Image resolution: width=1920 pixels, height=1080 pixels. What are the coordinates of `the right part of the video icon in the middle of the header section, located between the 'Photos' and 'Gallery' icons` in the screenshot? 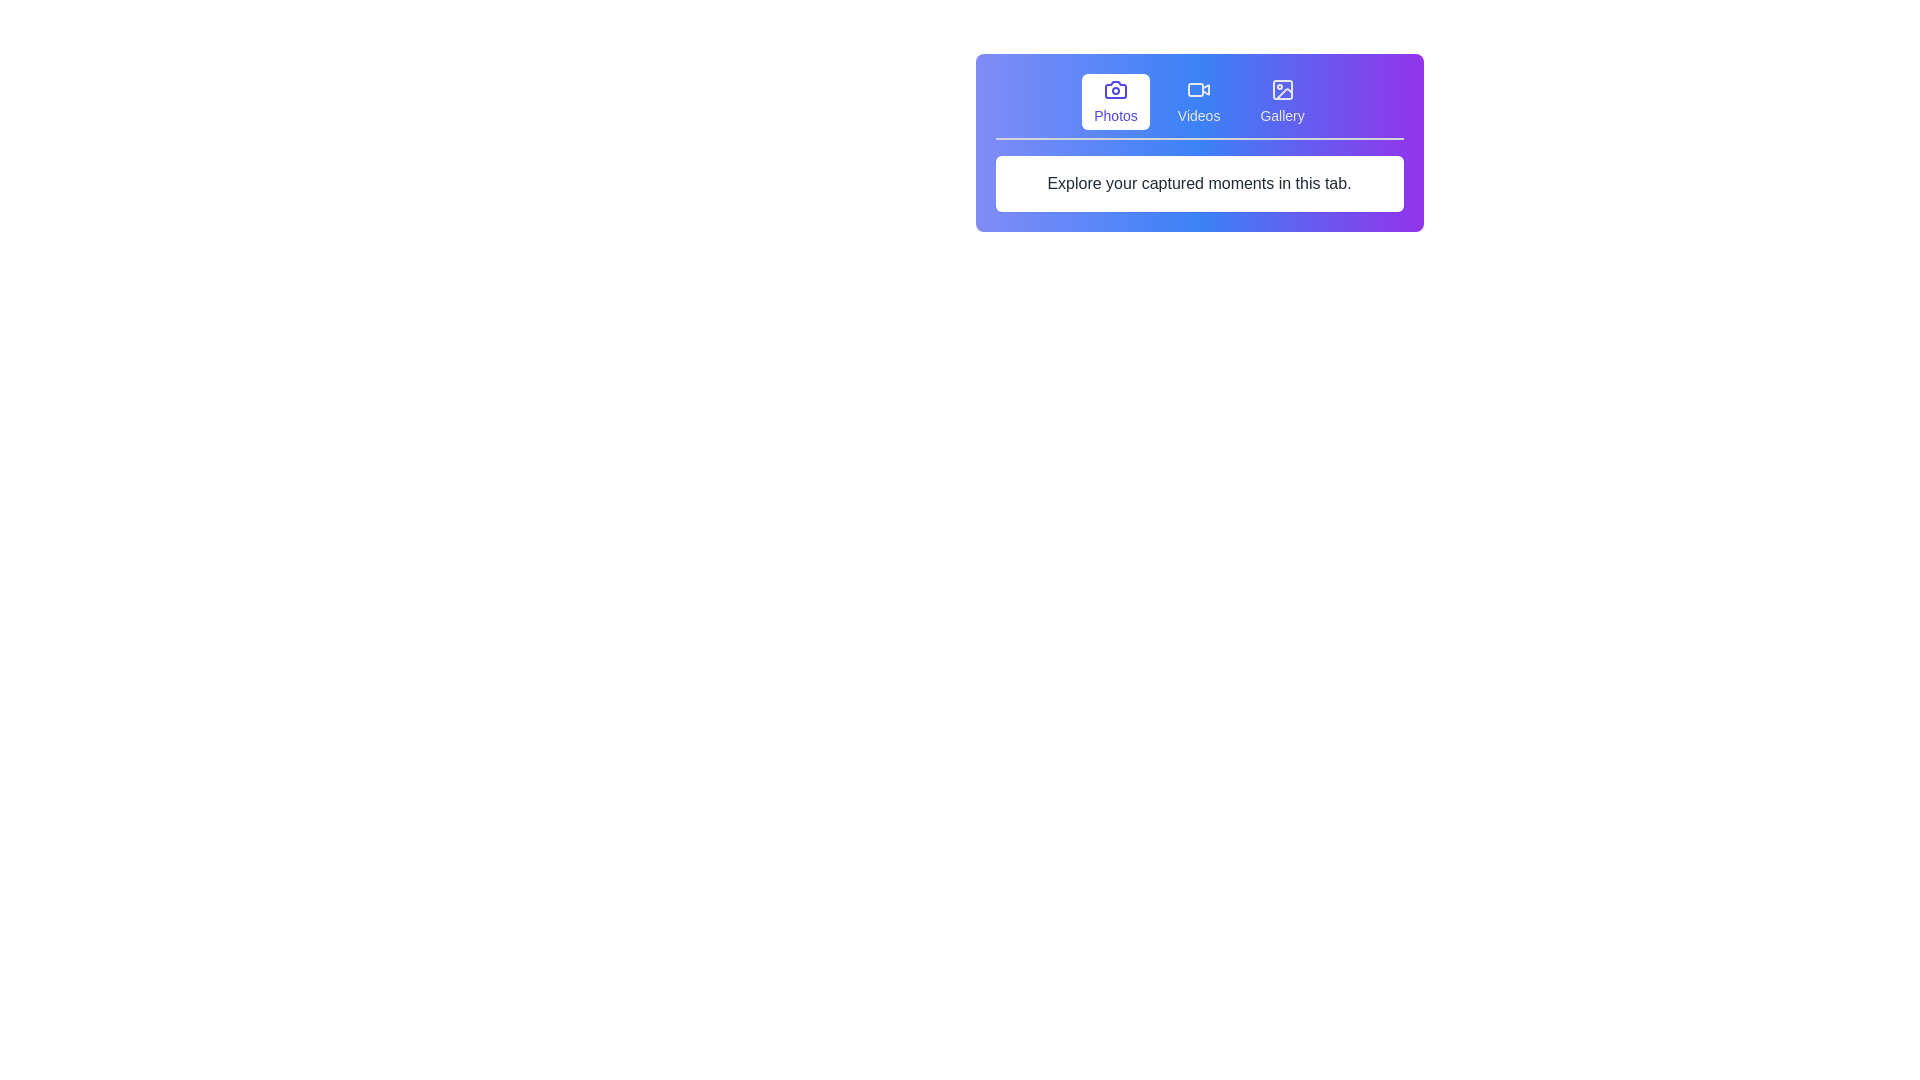 It's located at (1205, 88).